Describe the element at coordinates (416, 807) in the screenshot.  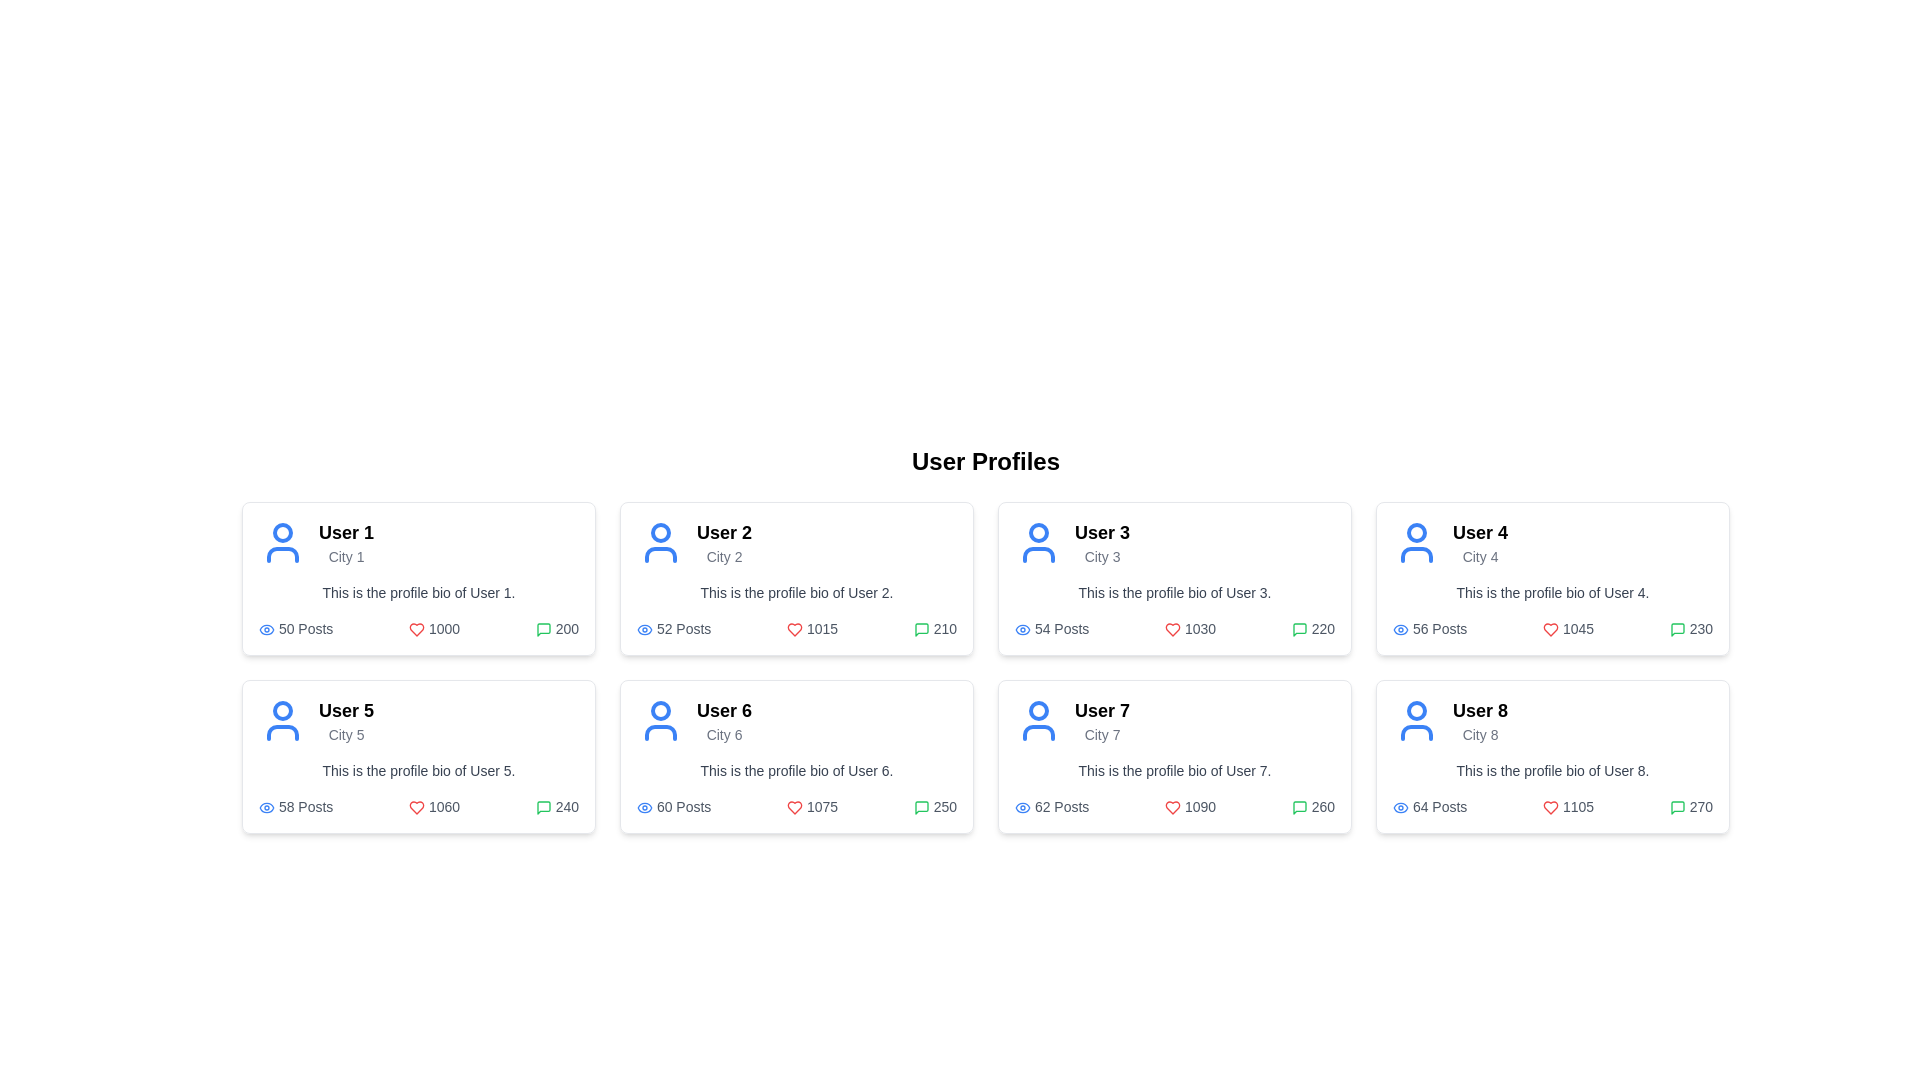
I see `the small red outlined heart icon representing a 'like' action, located to the left of the number 1060 in 'User 5's profile card` at that location.